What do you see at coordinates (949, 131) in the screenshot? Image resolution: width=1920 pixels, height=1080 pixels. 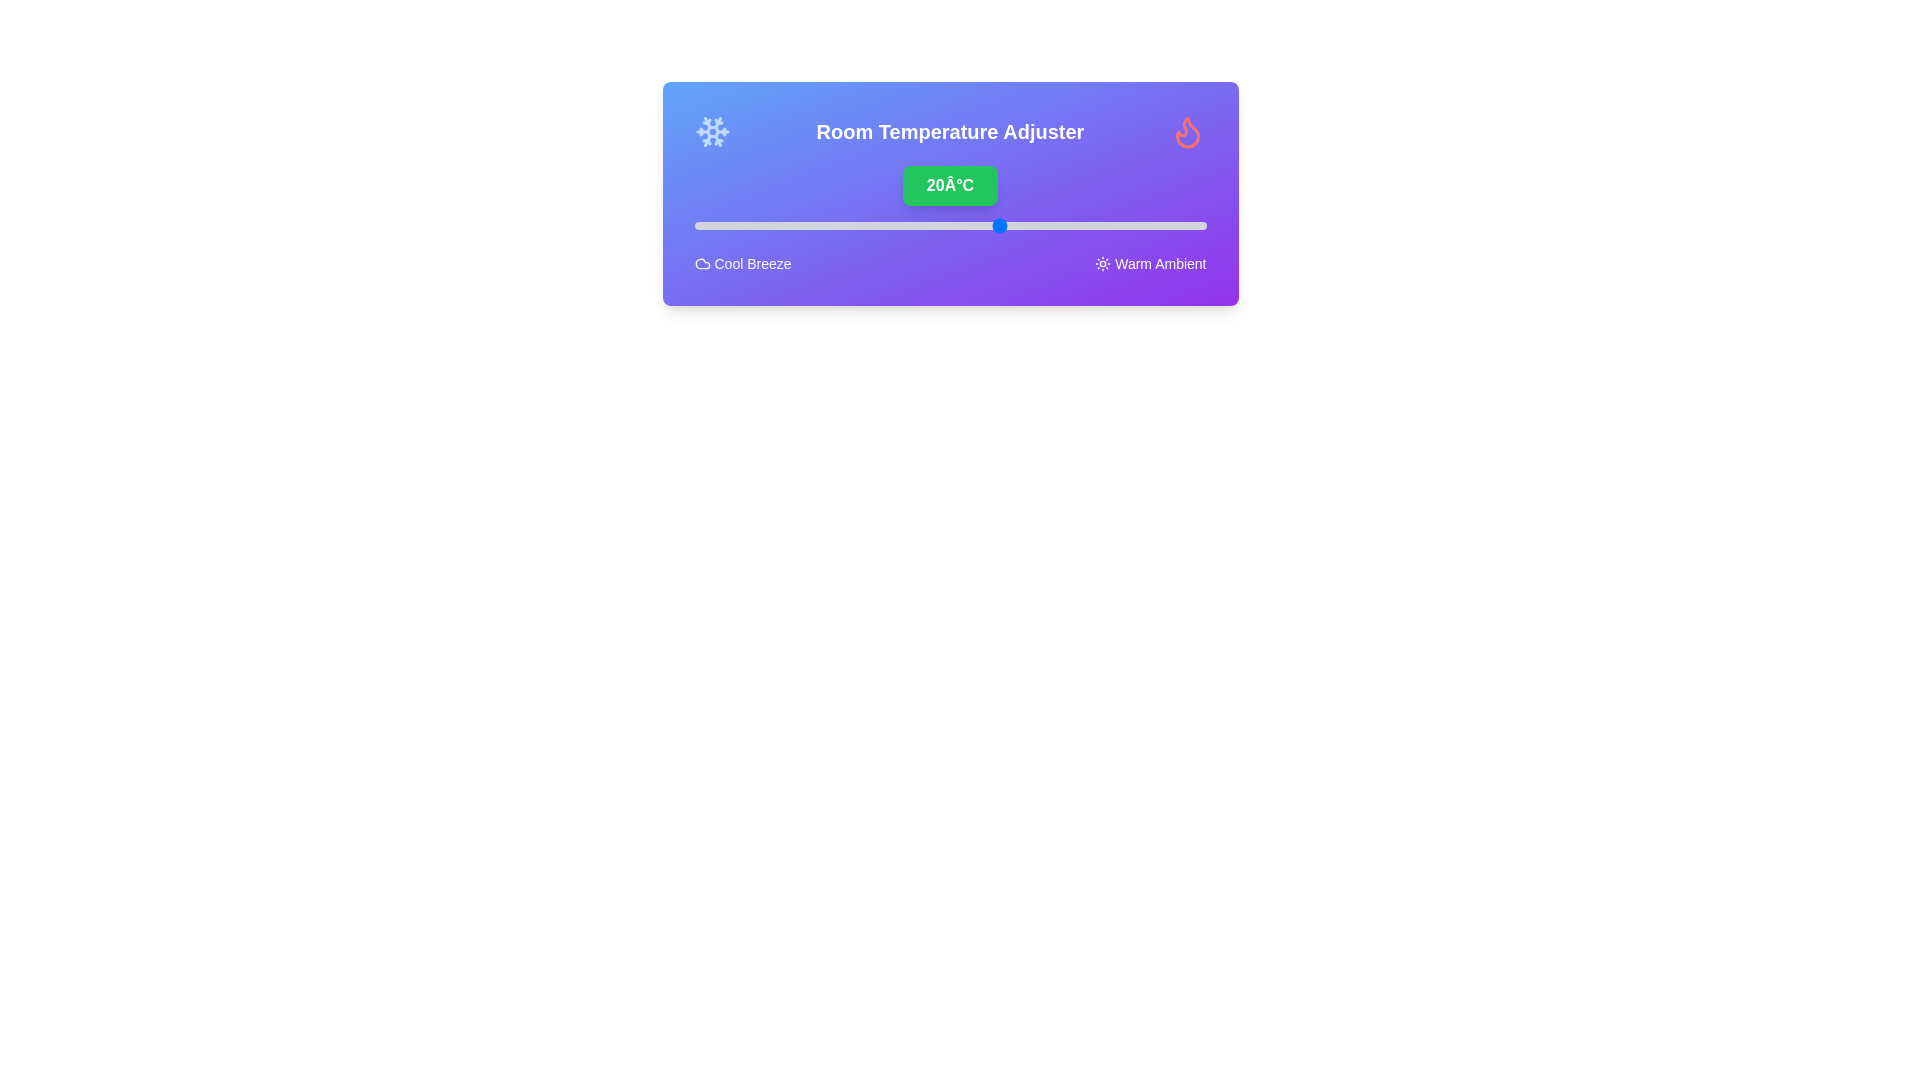 I see `the center of the text 'Room Temperature Adjuster'` at bounding box center [949, 131].